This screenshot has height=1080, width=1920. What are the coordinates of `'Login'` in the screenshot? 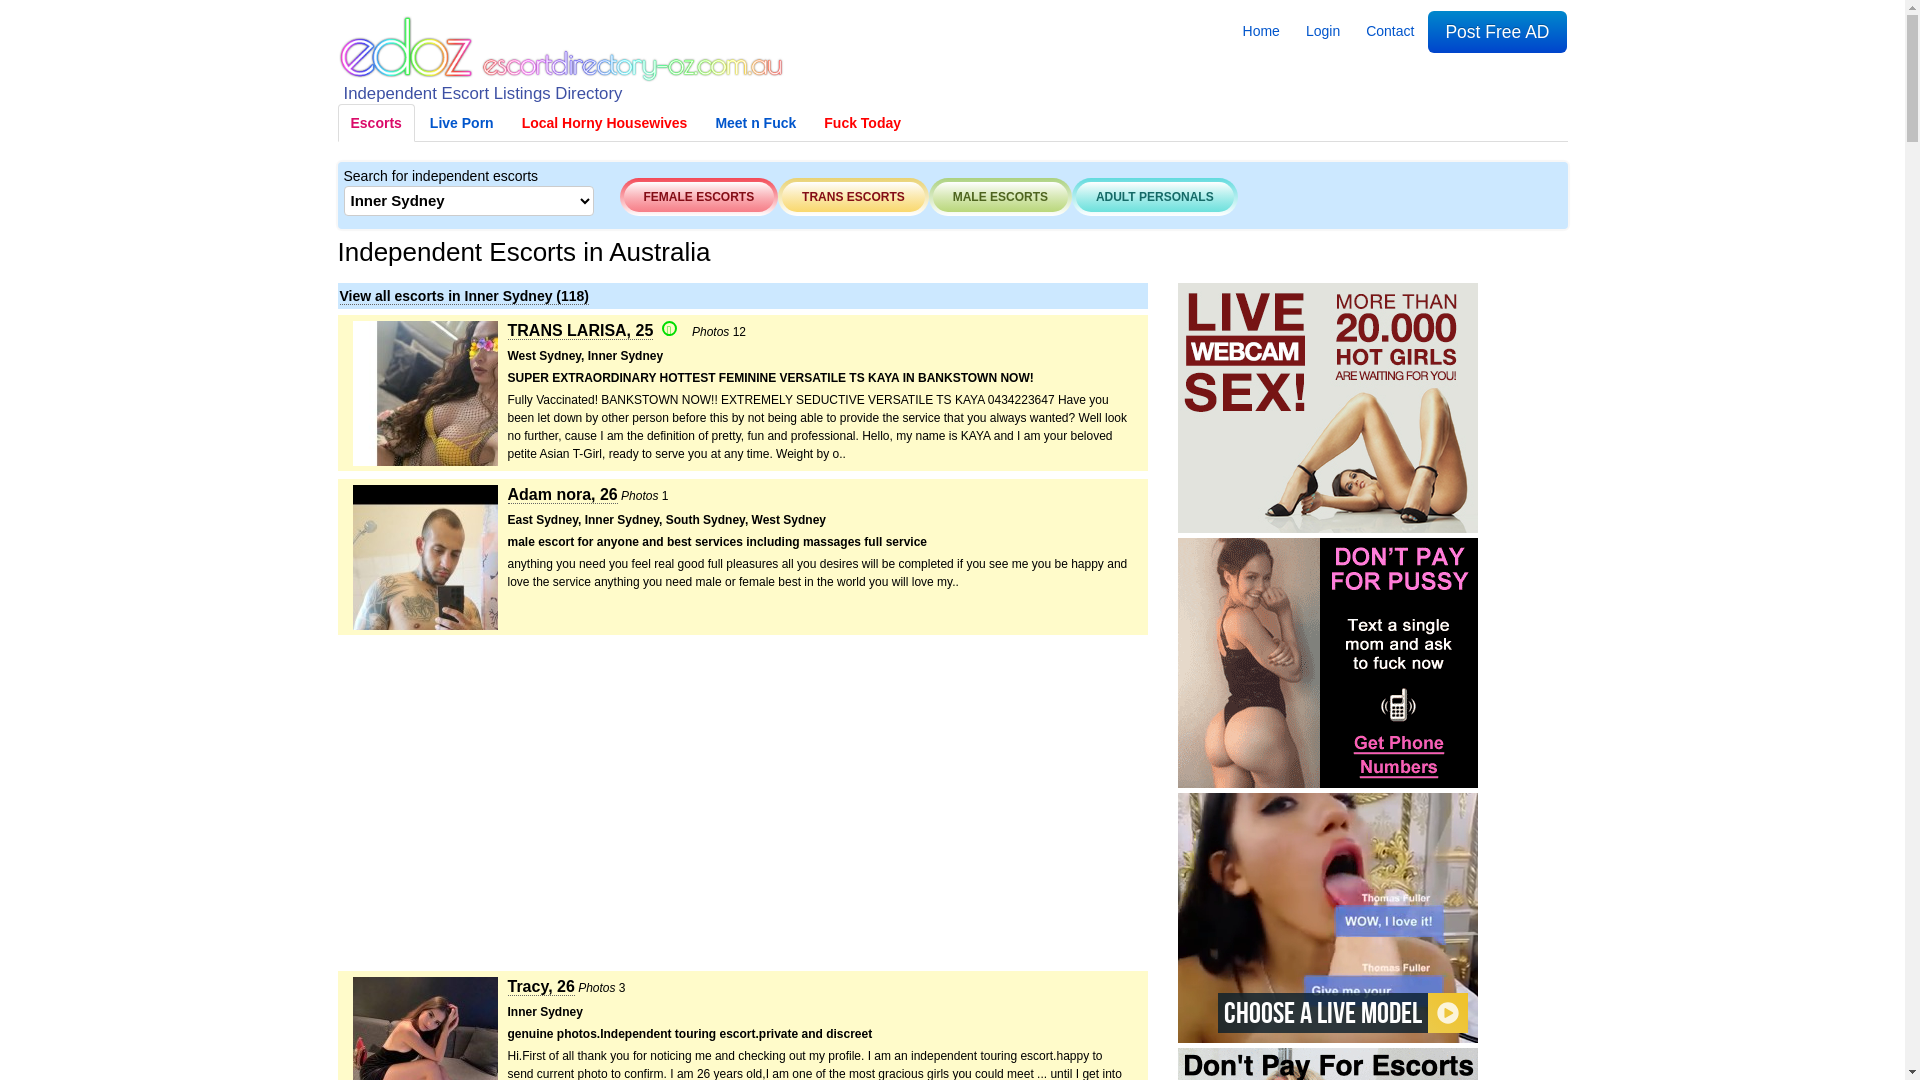 It's located at (1323, 30).